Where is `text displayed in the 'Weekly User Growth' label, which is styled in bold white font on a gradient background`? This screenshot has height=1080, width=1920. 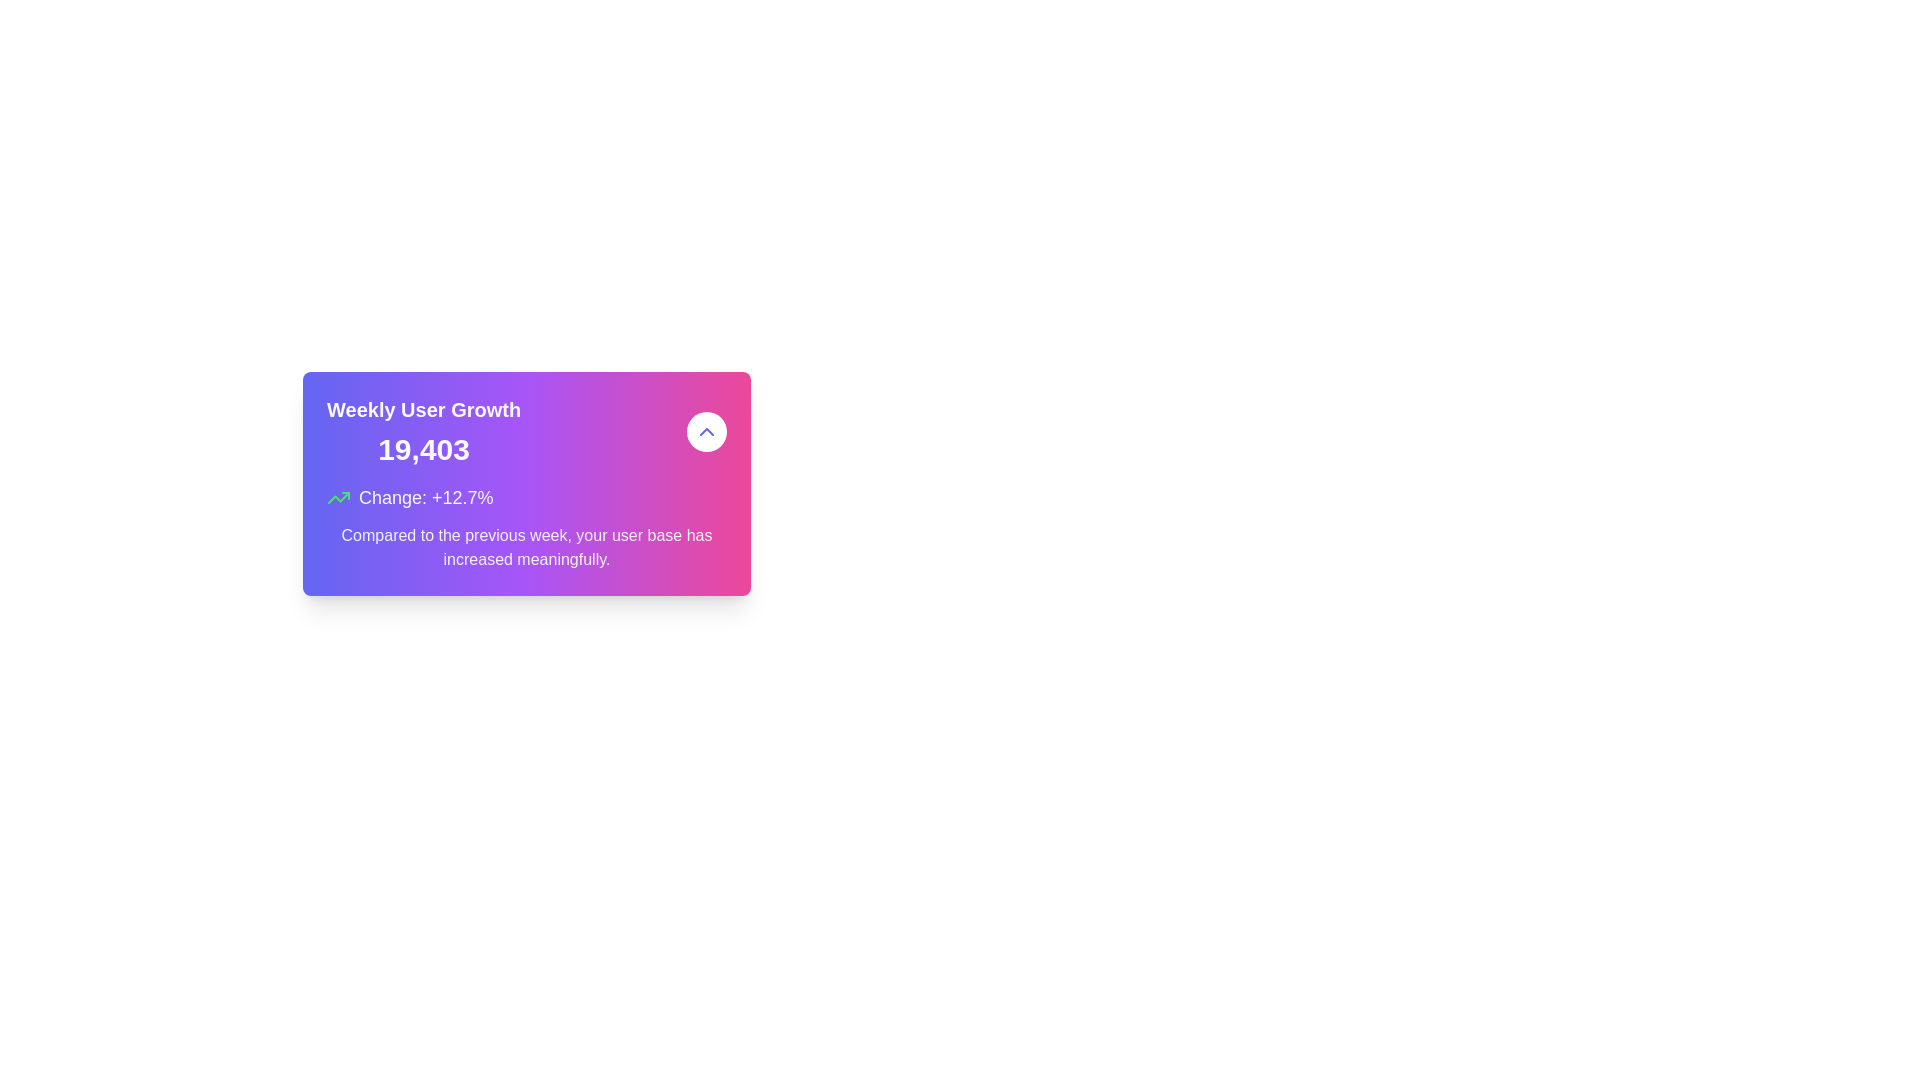
text displayed in the 'Weekly User Growth' label, which is styled in bold white font on a gradient background is located at coordinates (423, 408).